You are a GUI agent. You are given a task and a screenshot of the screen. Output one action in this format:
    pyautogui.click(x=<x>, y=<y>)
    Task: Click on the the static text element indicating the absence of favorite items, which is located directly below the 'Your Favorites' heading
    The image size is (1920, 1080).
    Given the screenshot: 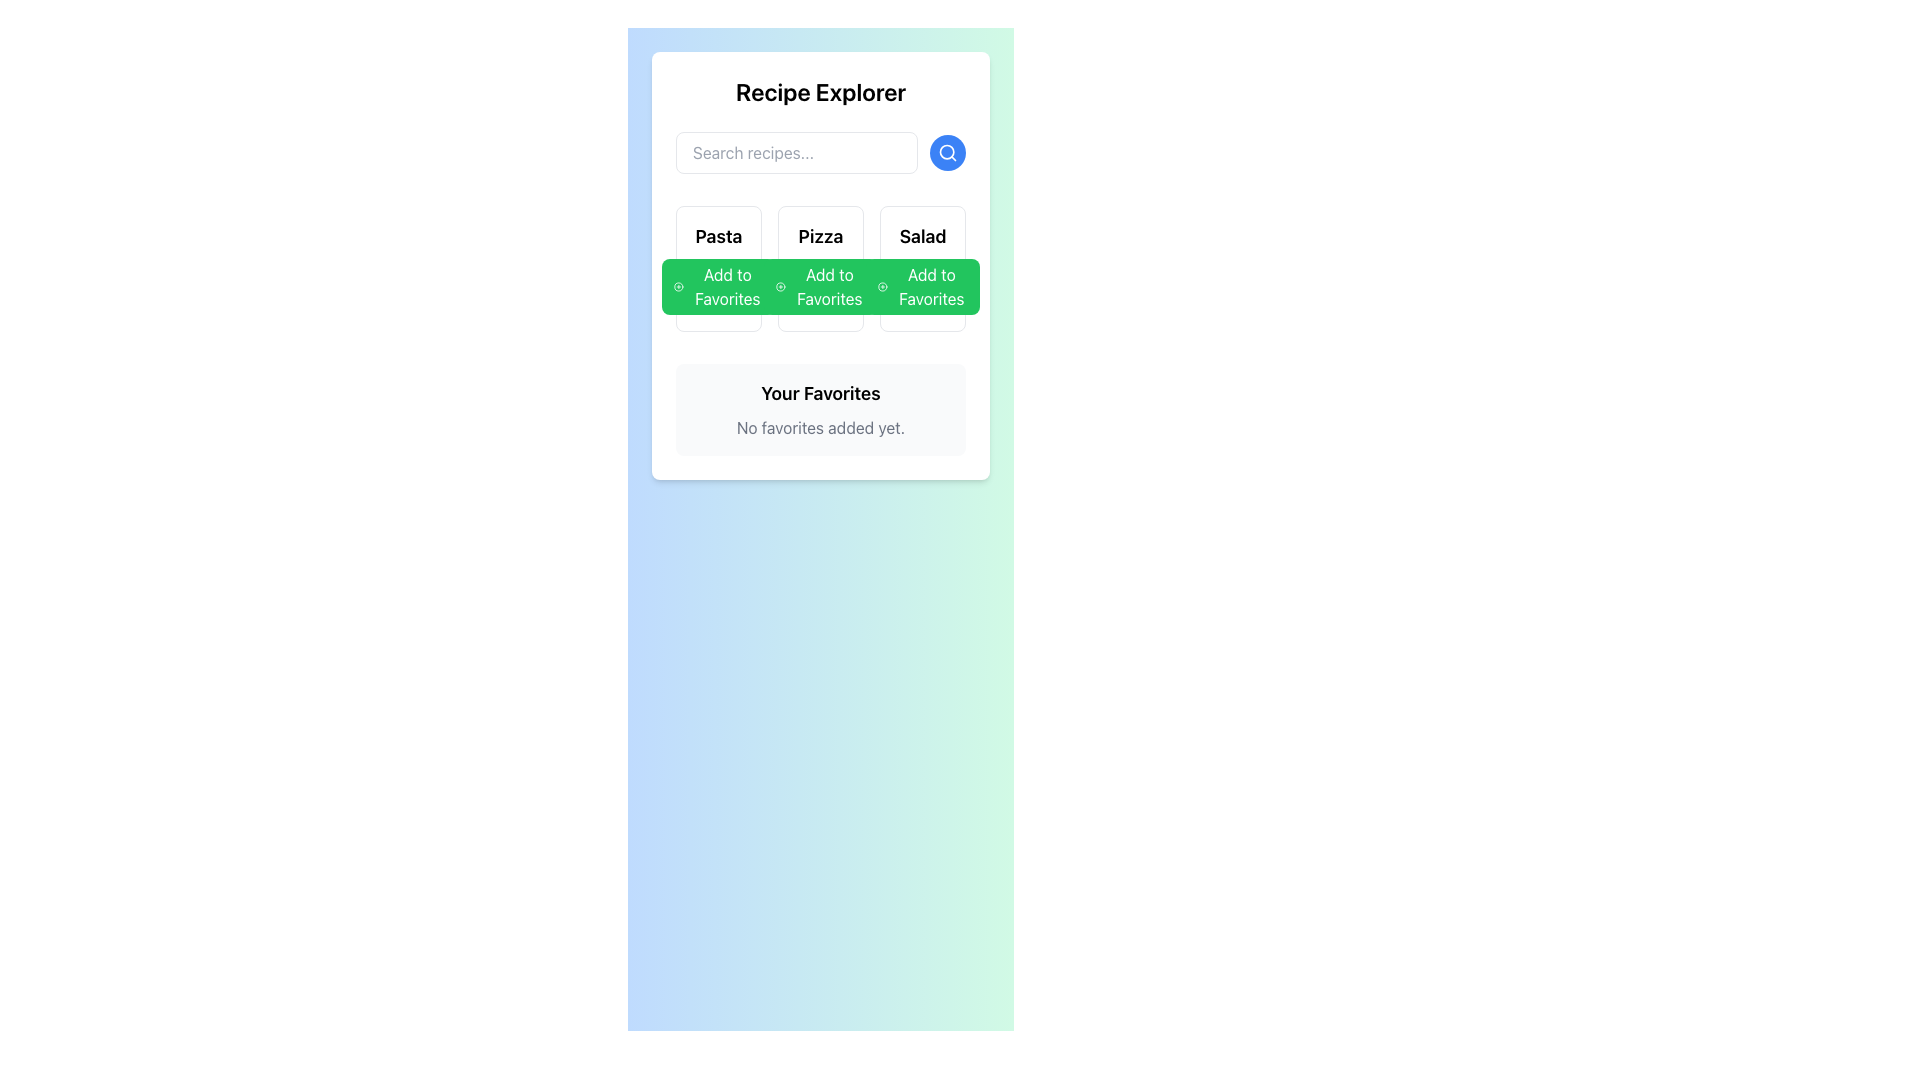 What is the action you would take?
    pyautogui.click(x=820, y=427)
    